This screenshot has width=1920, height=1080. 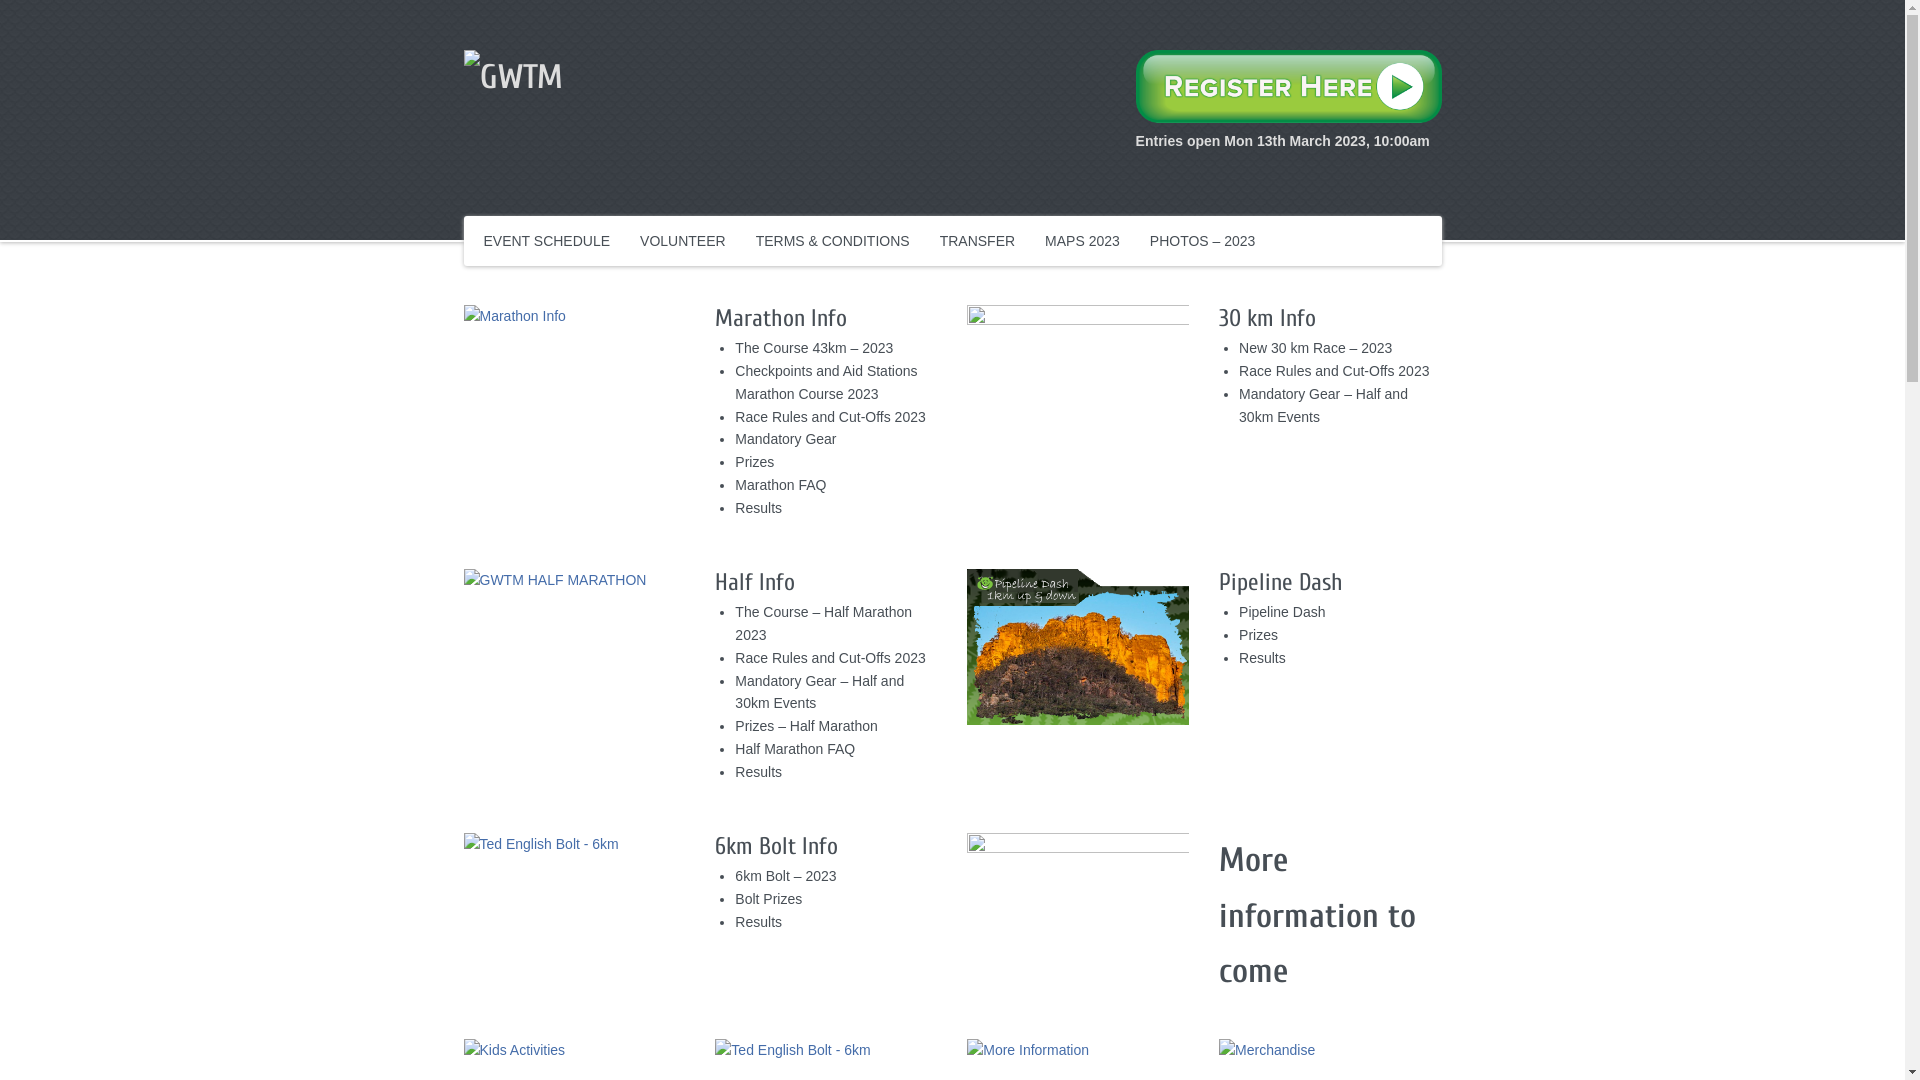 I want to click on 'VOLUNTEER', so click(x=682, y=239).